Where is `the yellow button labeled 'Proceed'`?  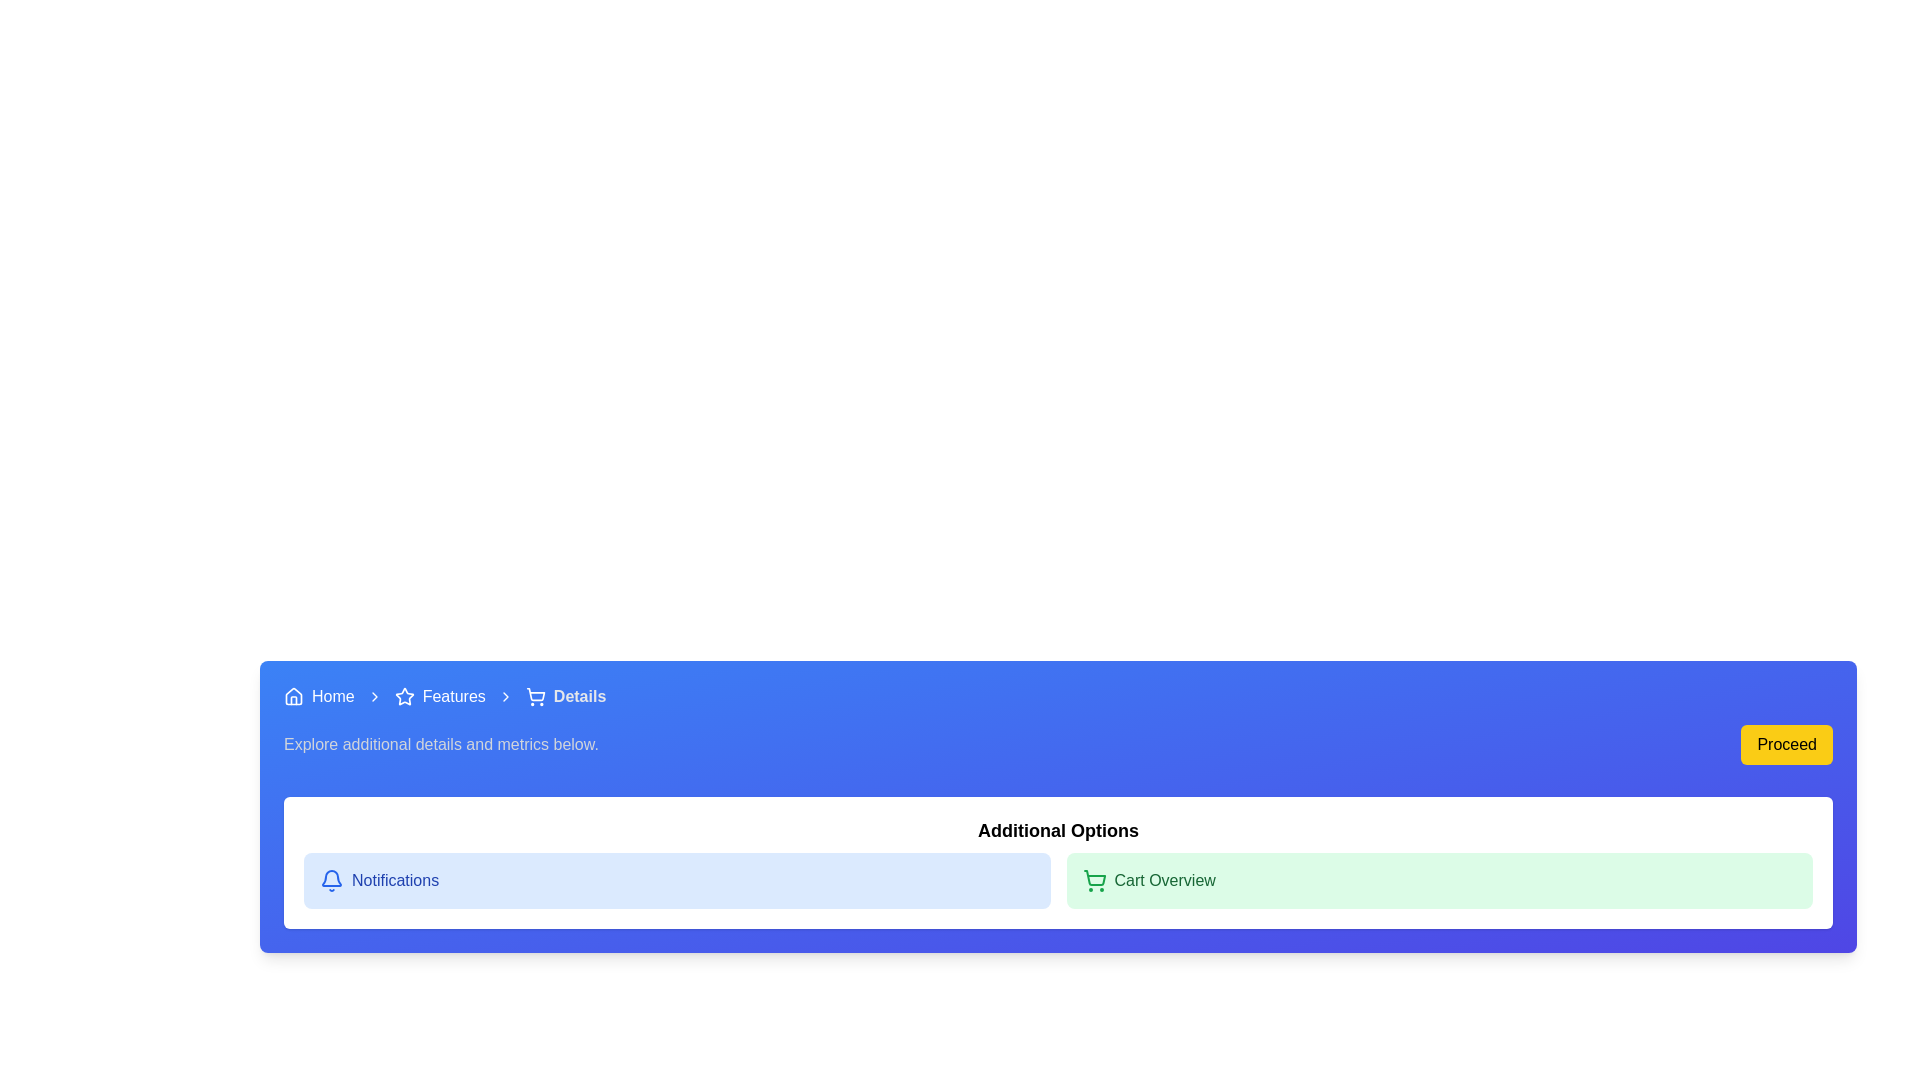
the yellow button labeled 'Proceed' is located at coordinates (1787, 744).